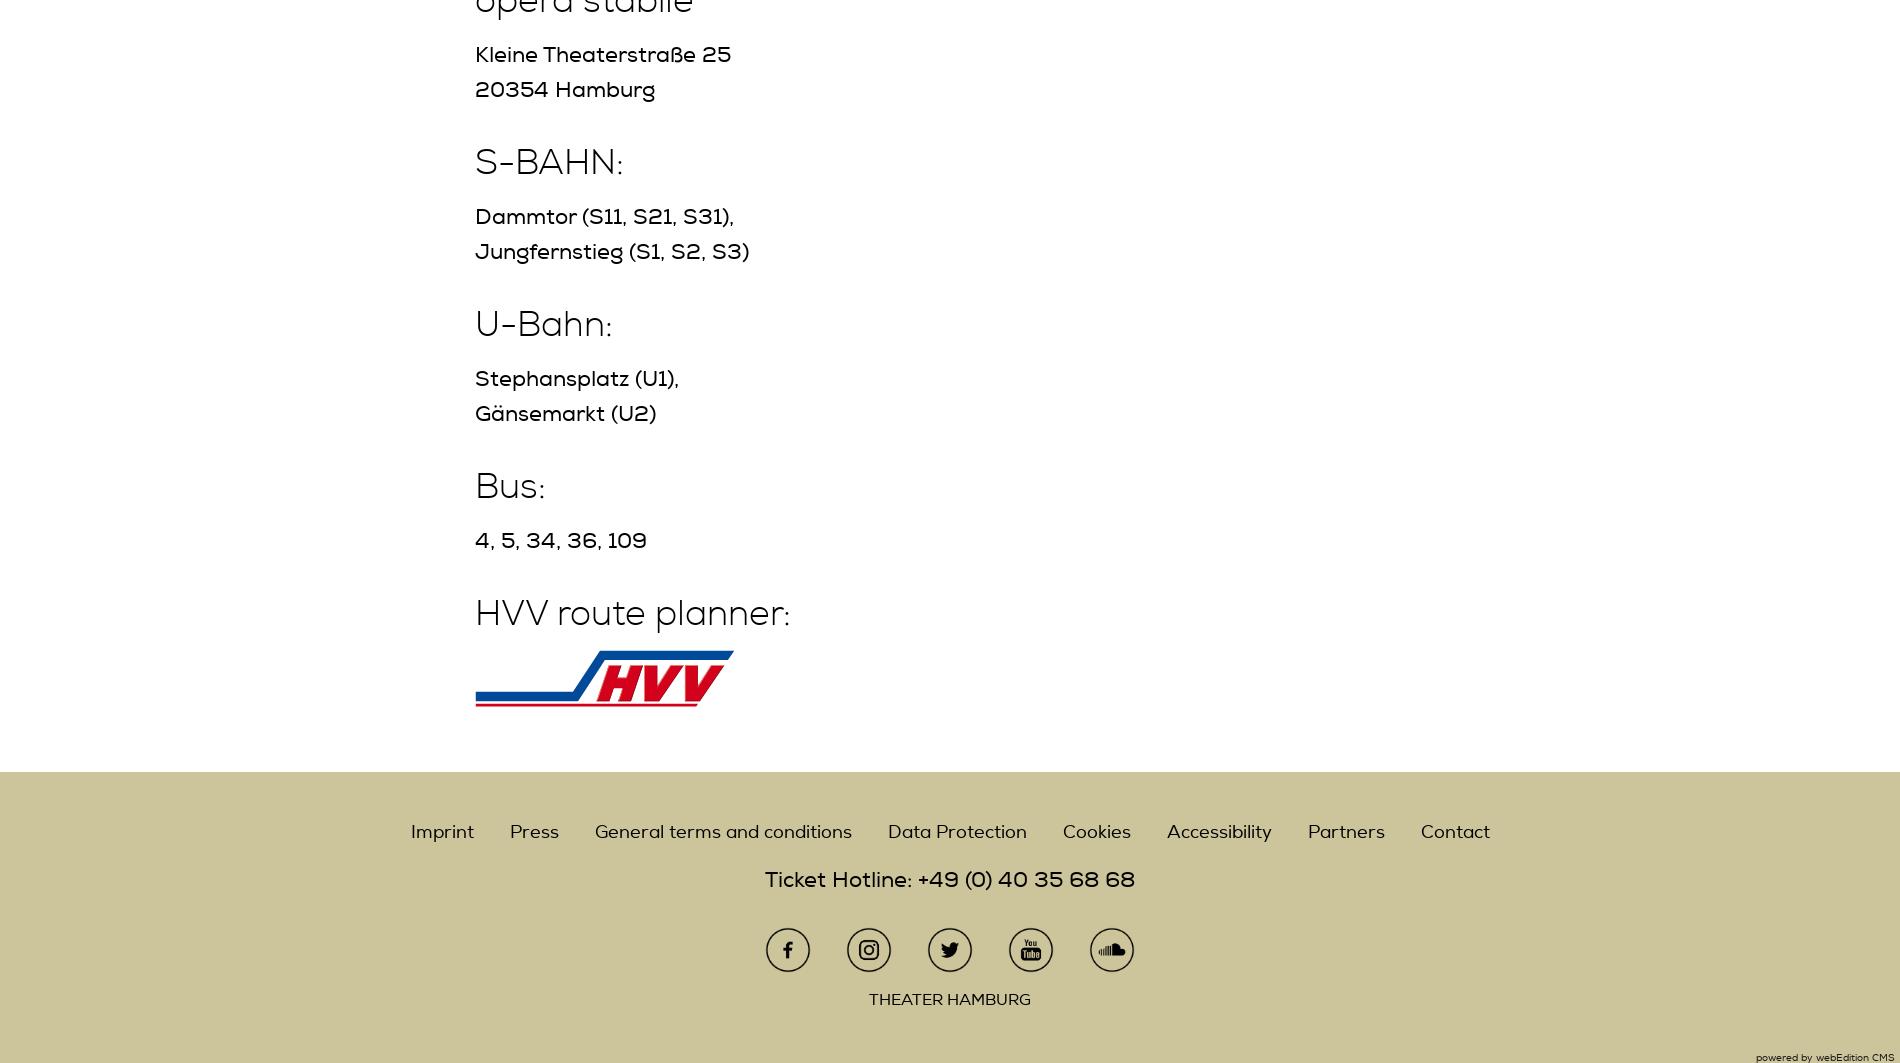 This screenshot has height=1063, width=1900. Describe the element at coordinates (604, 216) in the screenshot. I see `'Dammtor (S11, S21, S31),'` at that location.